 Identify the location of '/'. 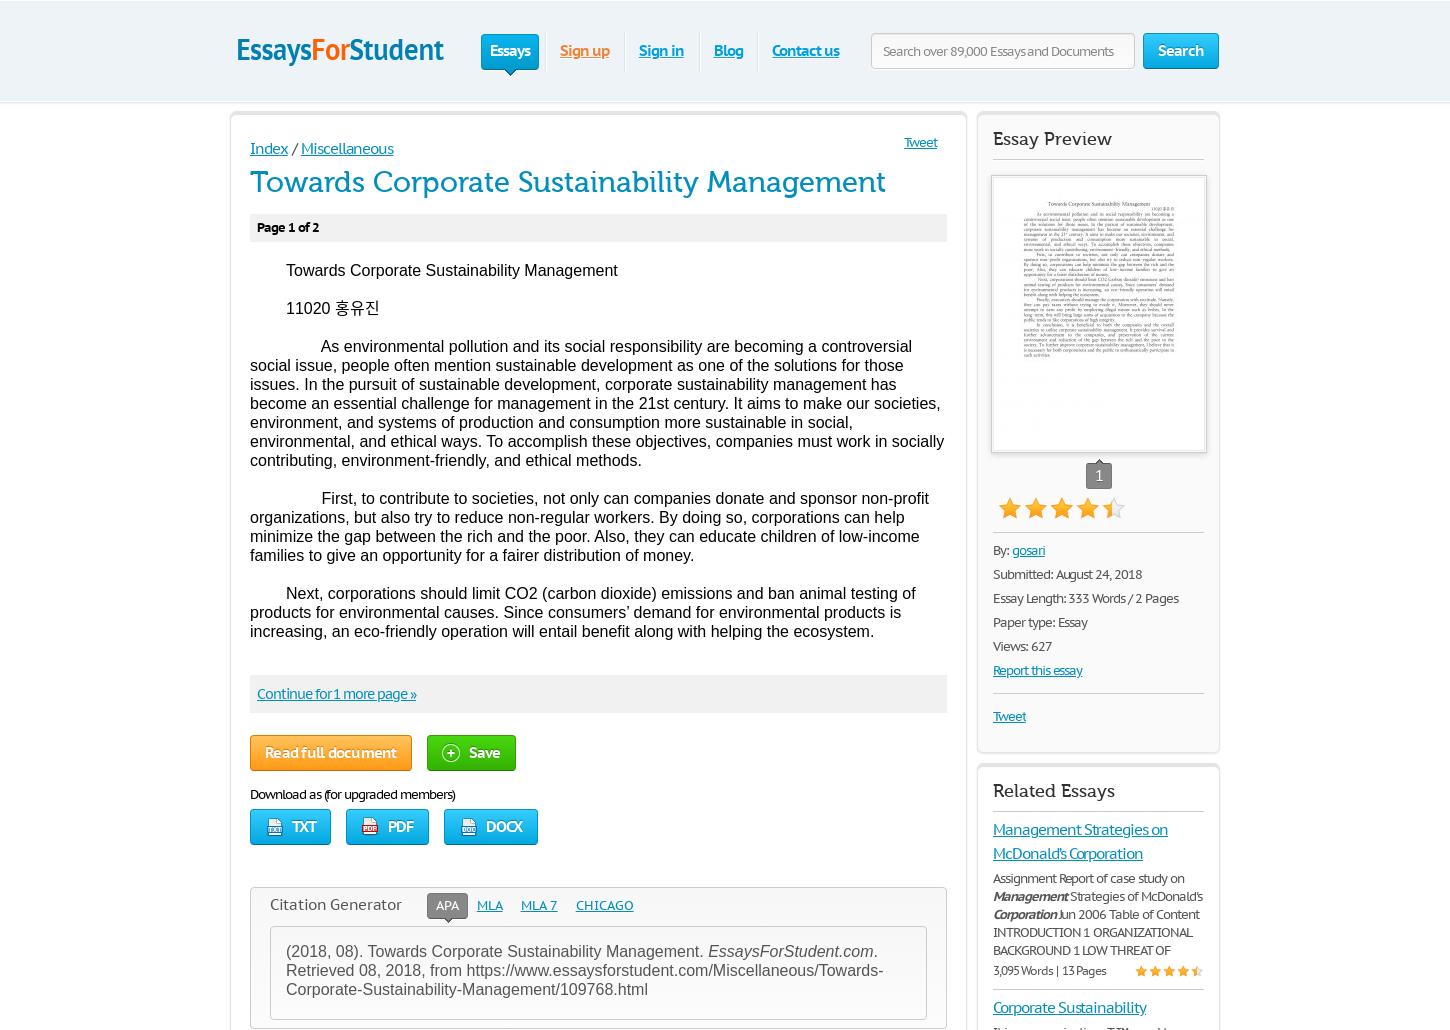
(293, 147).